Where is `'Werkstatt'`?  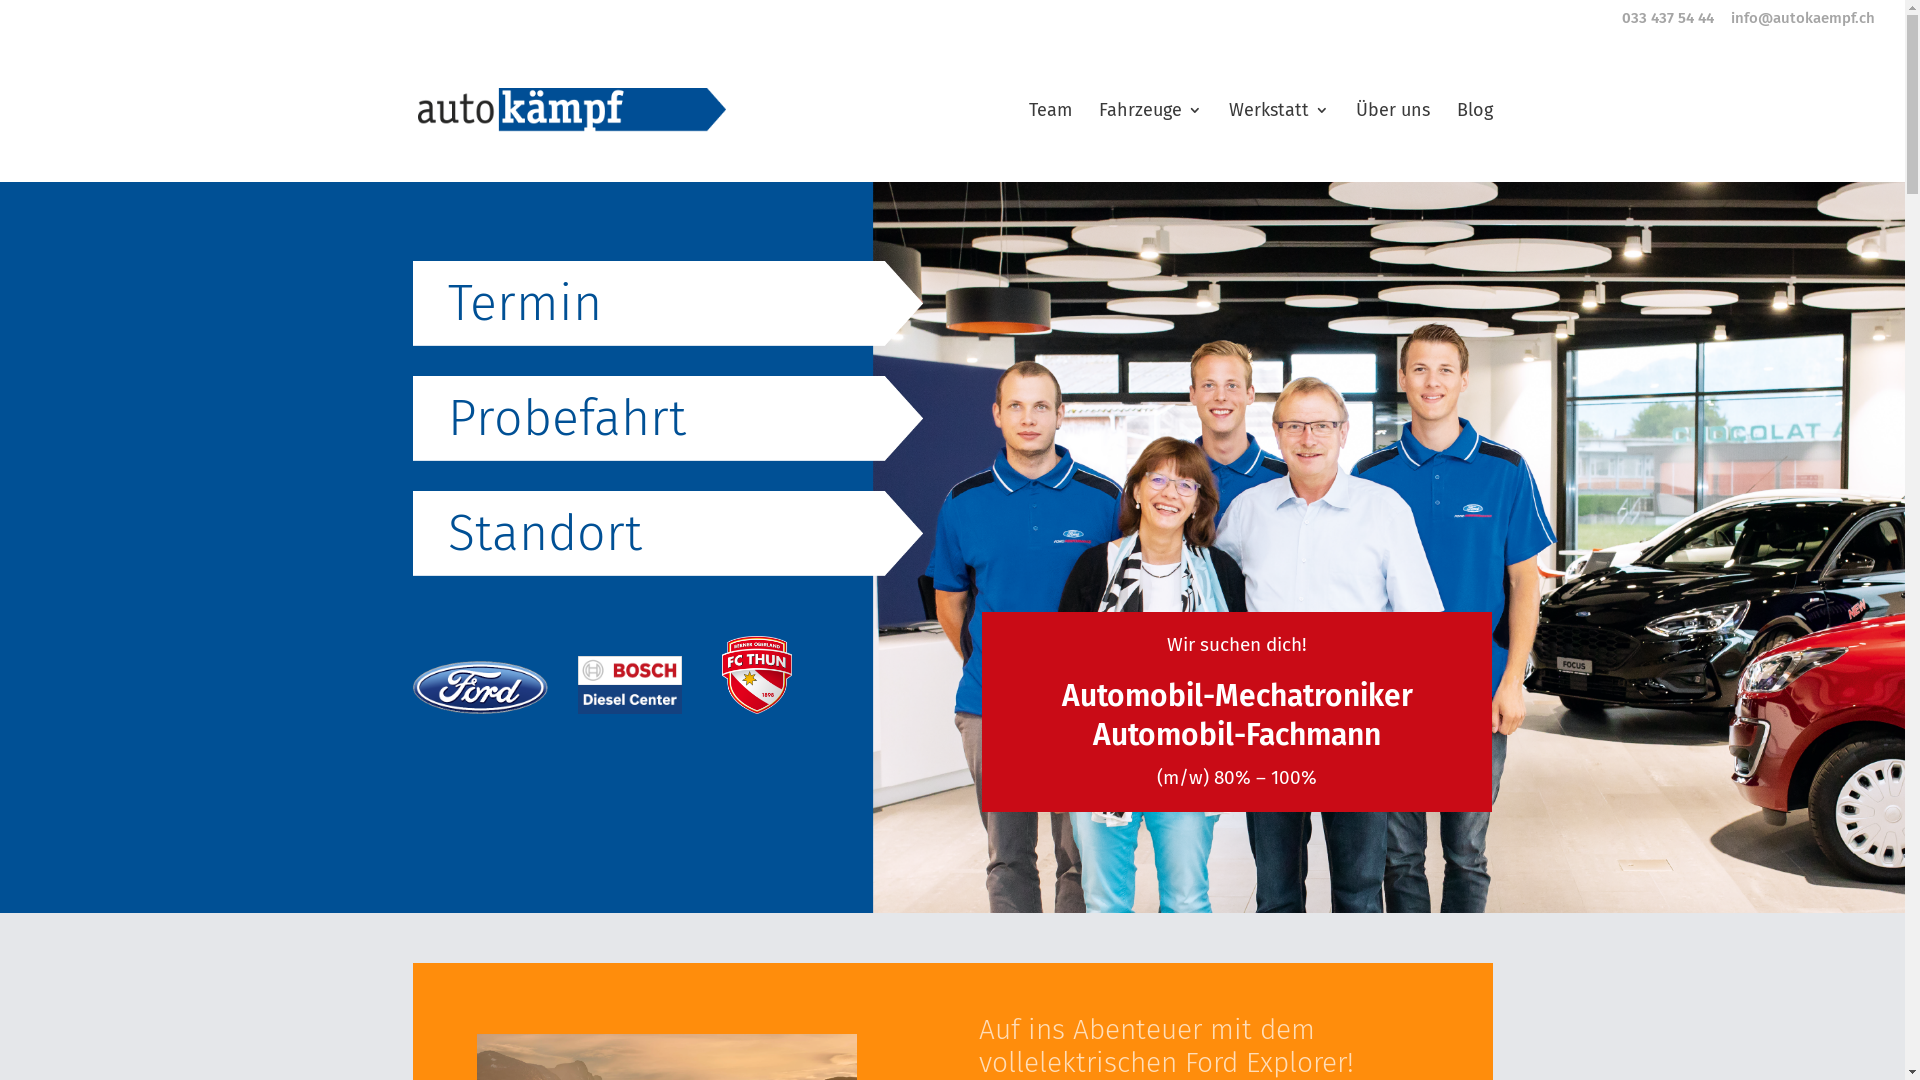
'Werkstatt' is located at coordinates (1227, 140).